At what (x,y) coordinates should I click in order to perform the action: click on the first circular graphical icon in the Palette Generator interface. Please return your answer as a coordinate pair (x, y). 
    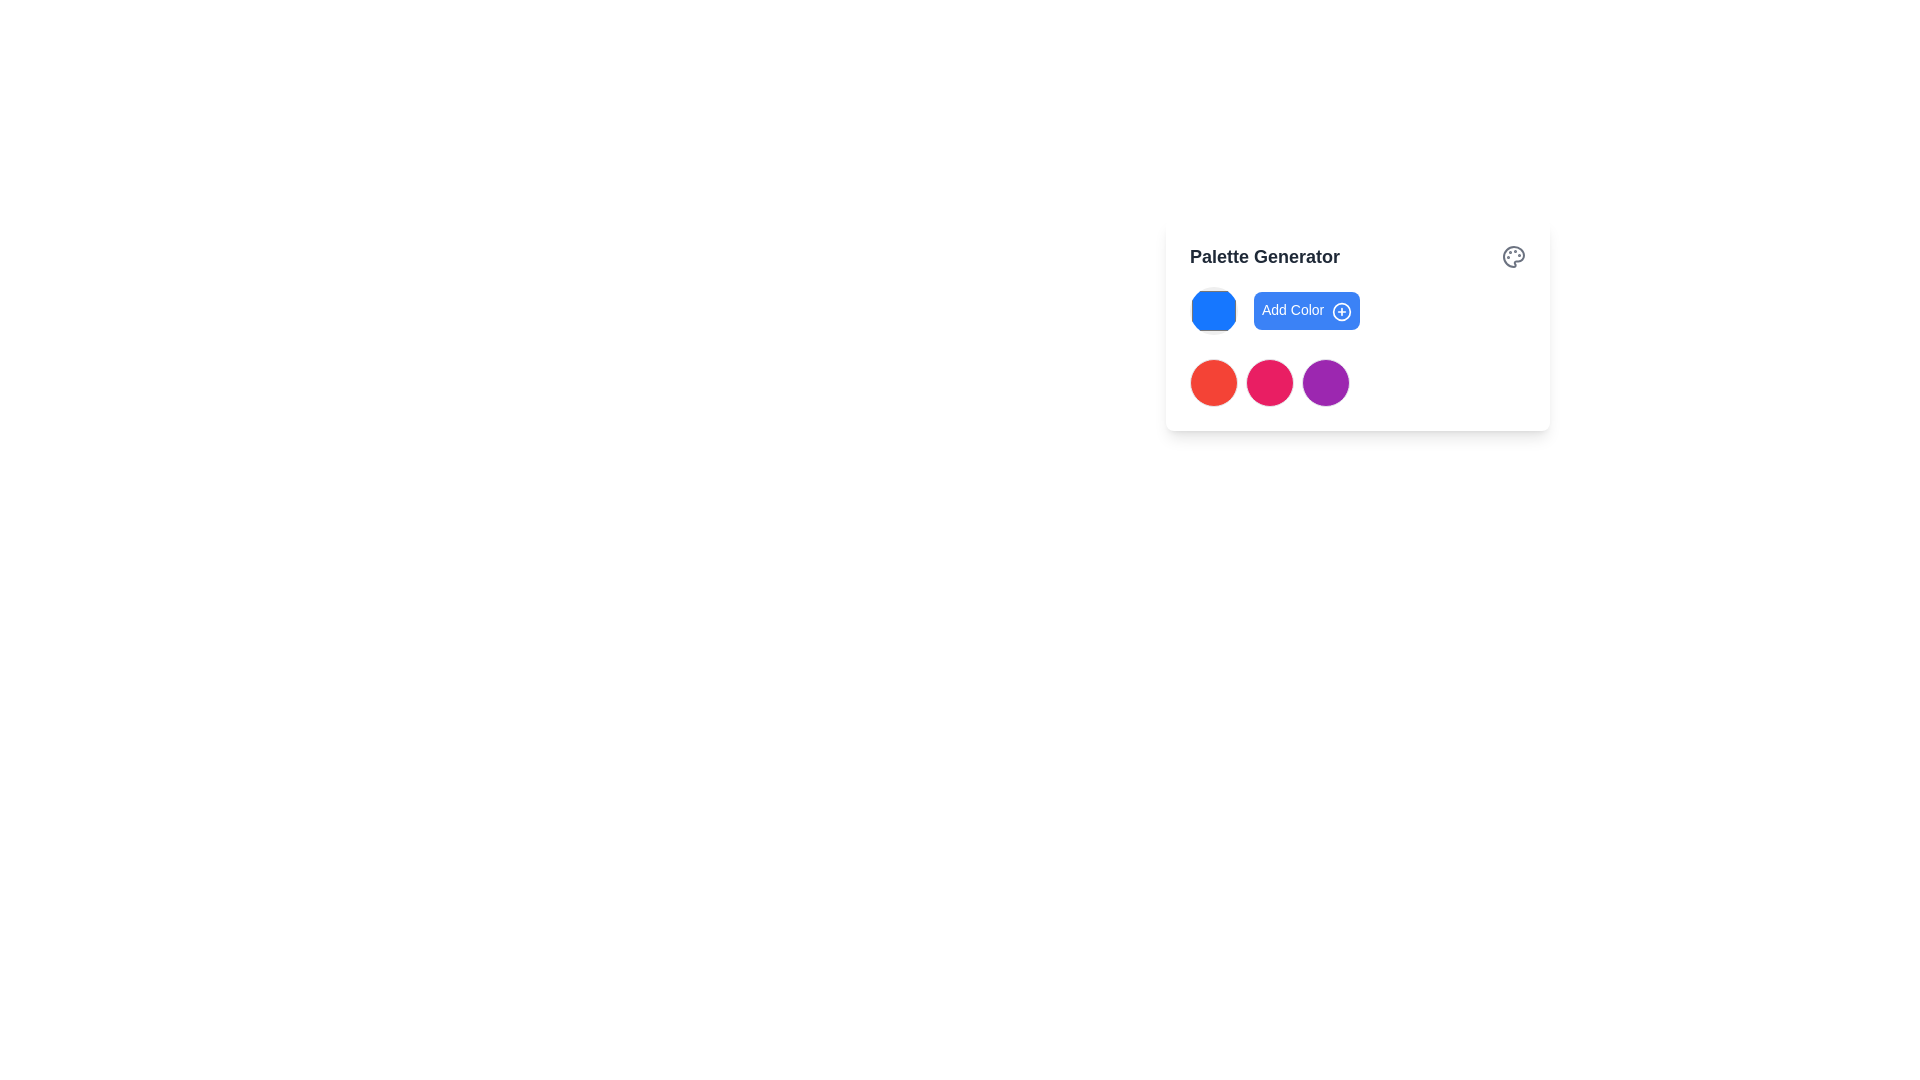
    Looking at the image, I should click on (1213, 382).